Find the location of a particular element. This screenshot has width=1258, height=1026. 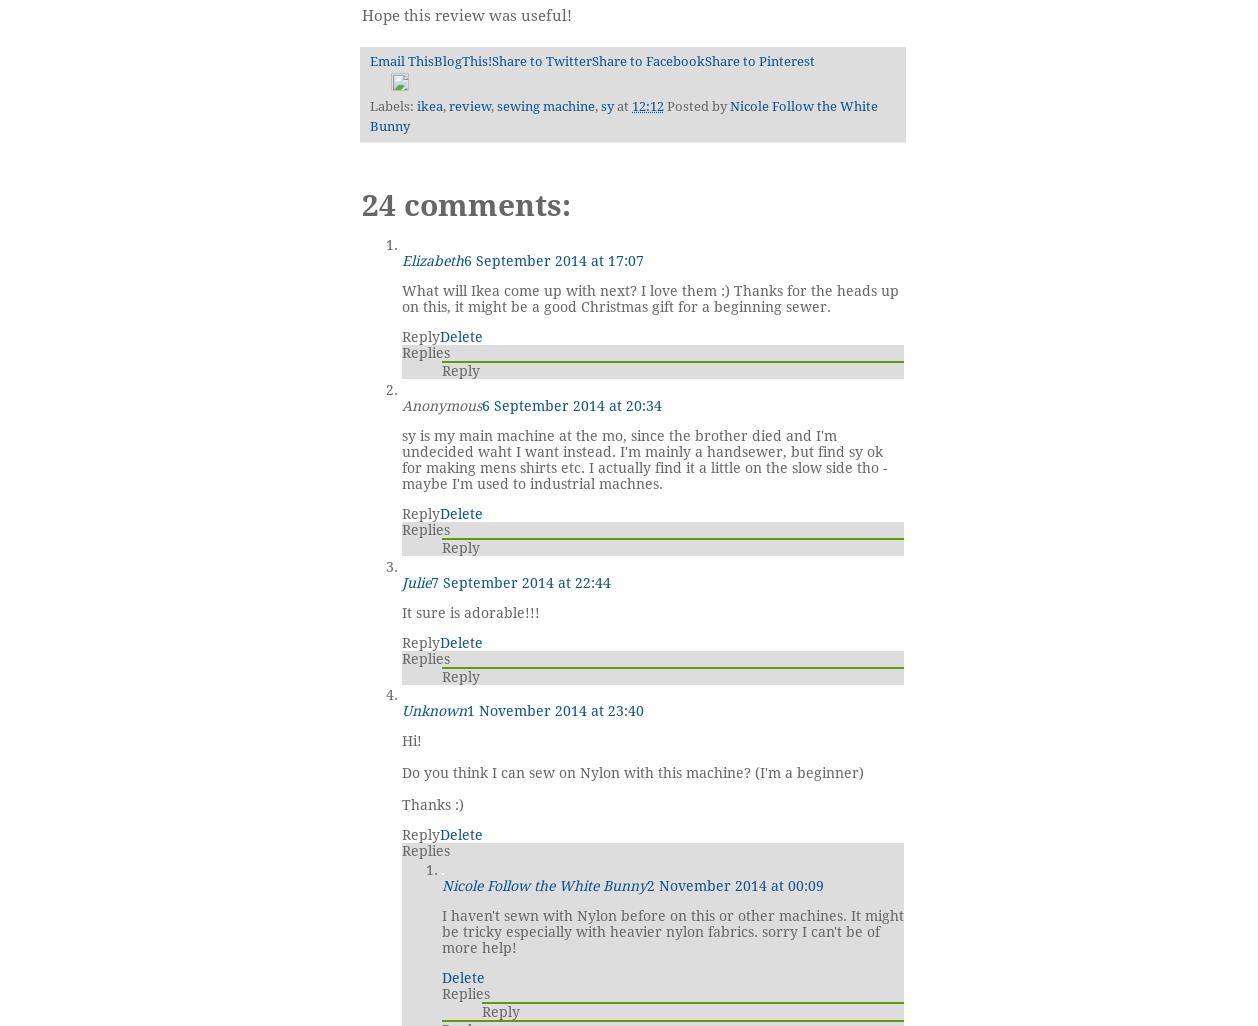

'Labels:' is located at coordinates (368, 105).